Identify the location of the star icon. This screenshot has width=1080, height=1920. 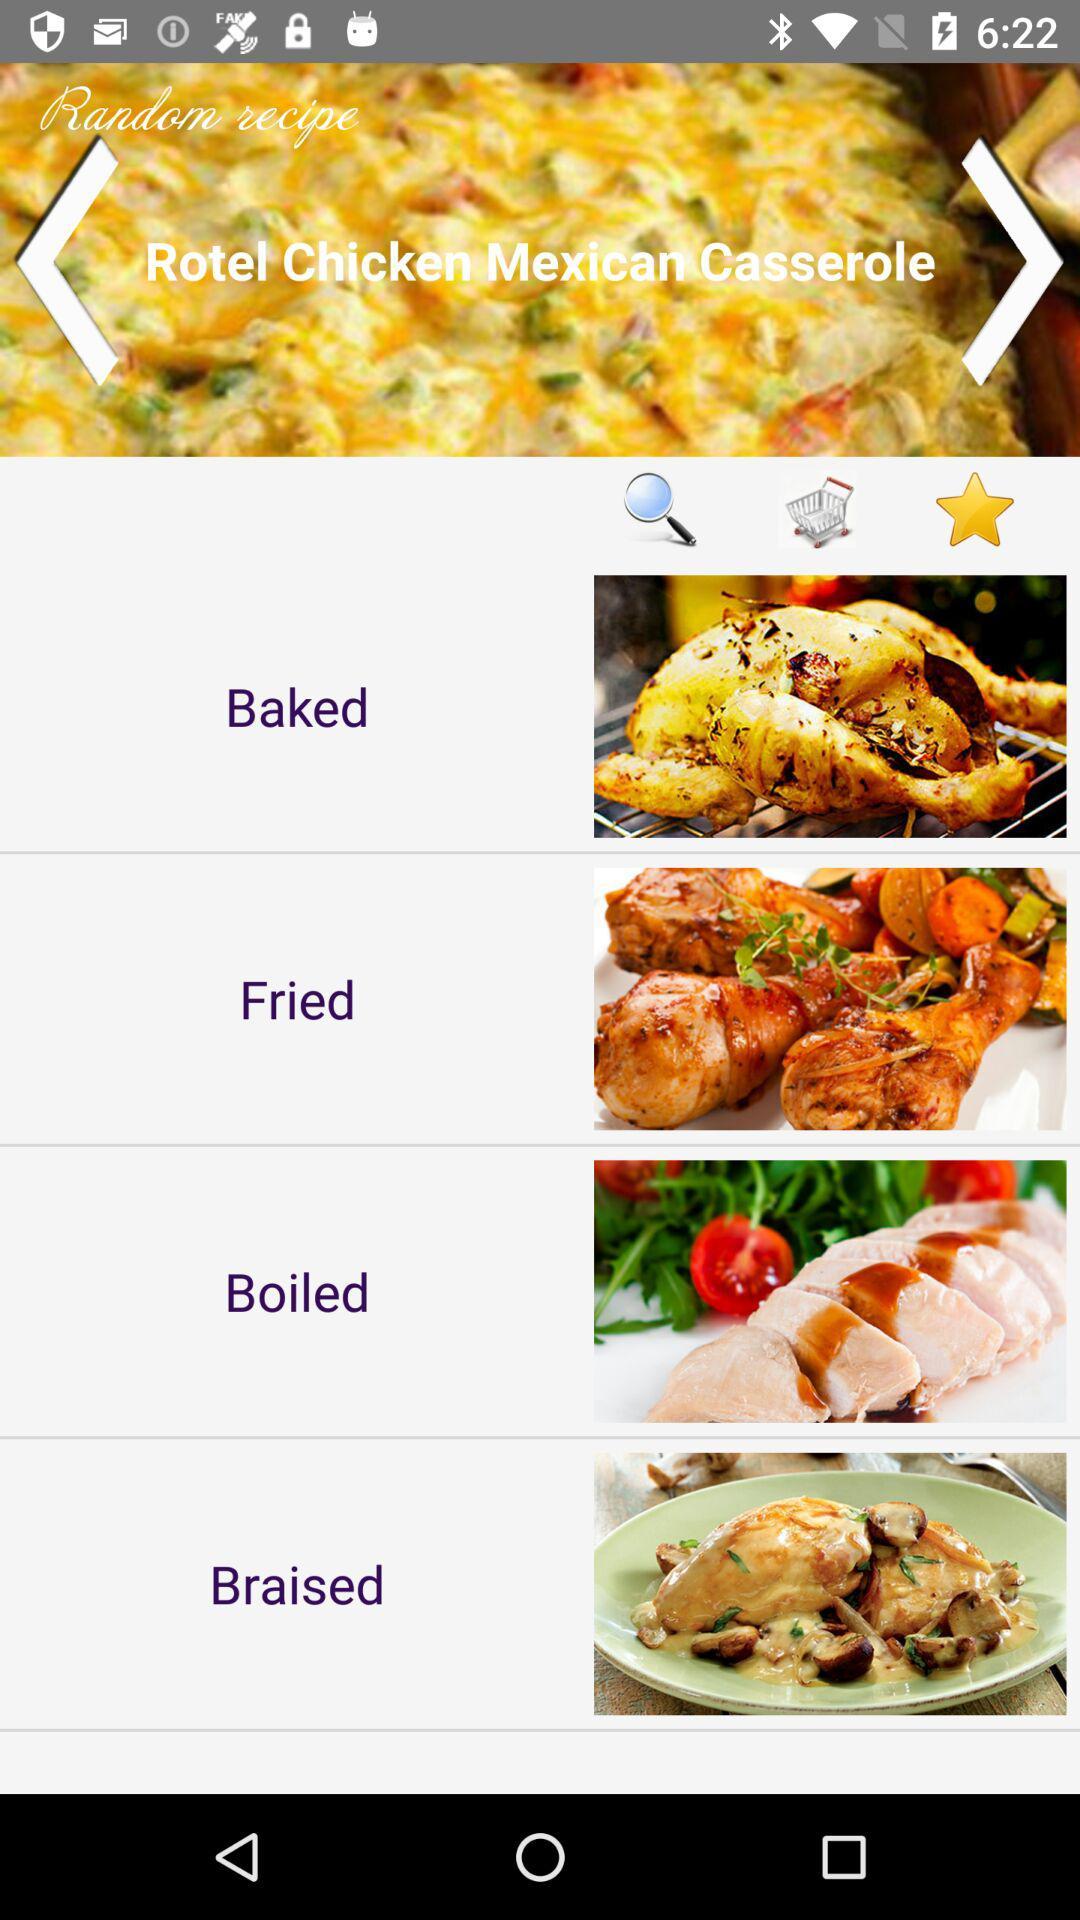
(974, 509).